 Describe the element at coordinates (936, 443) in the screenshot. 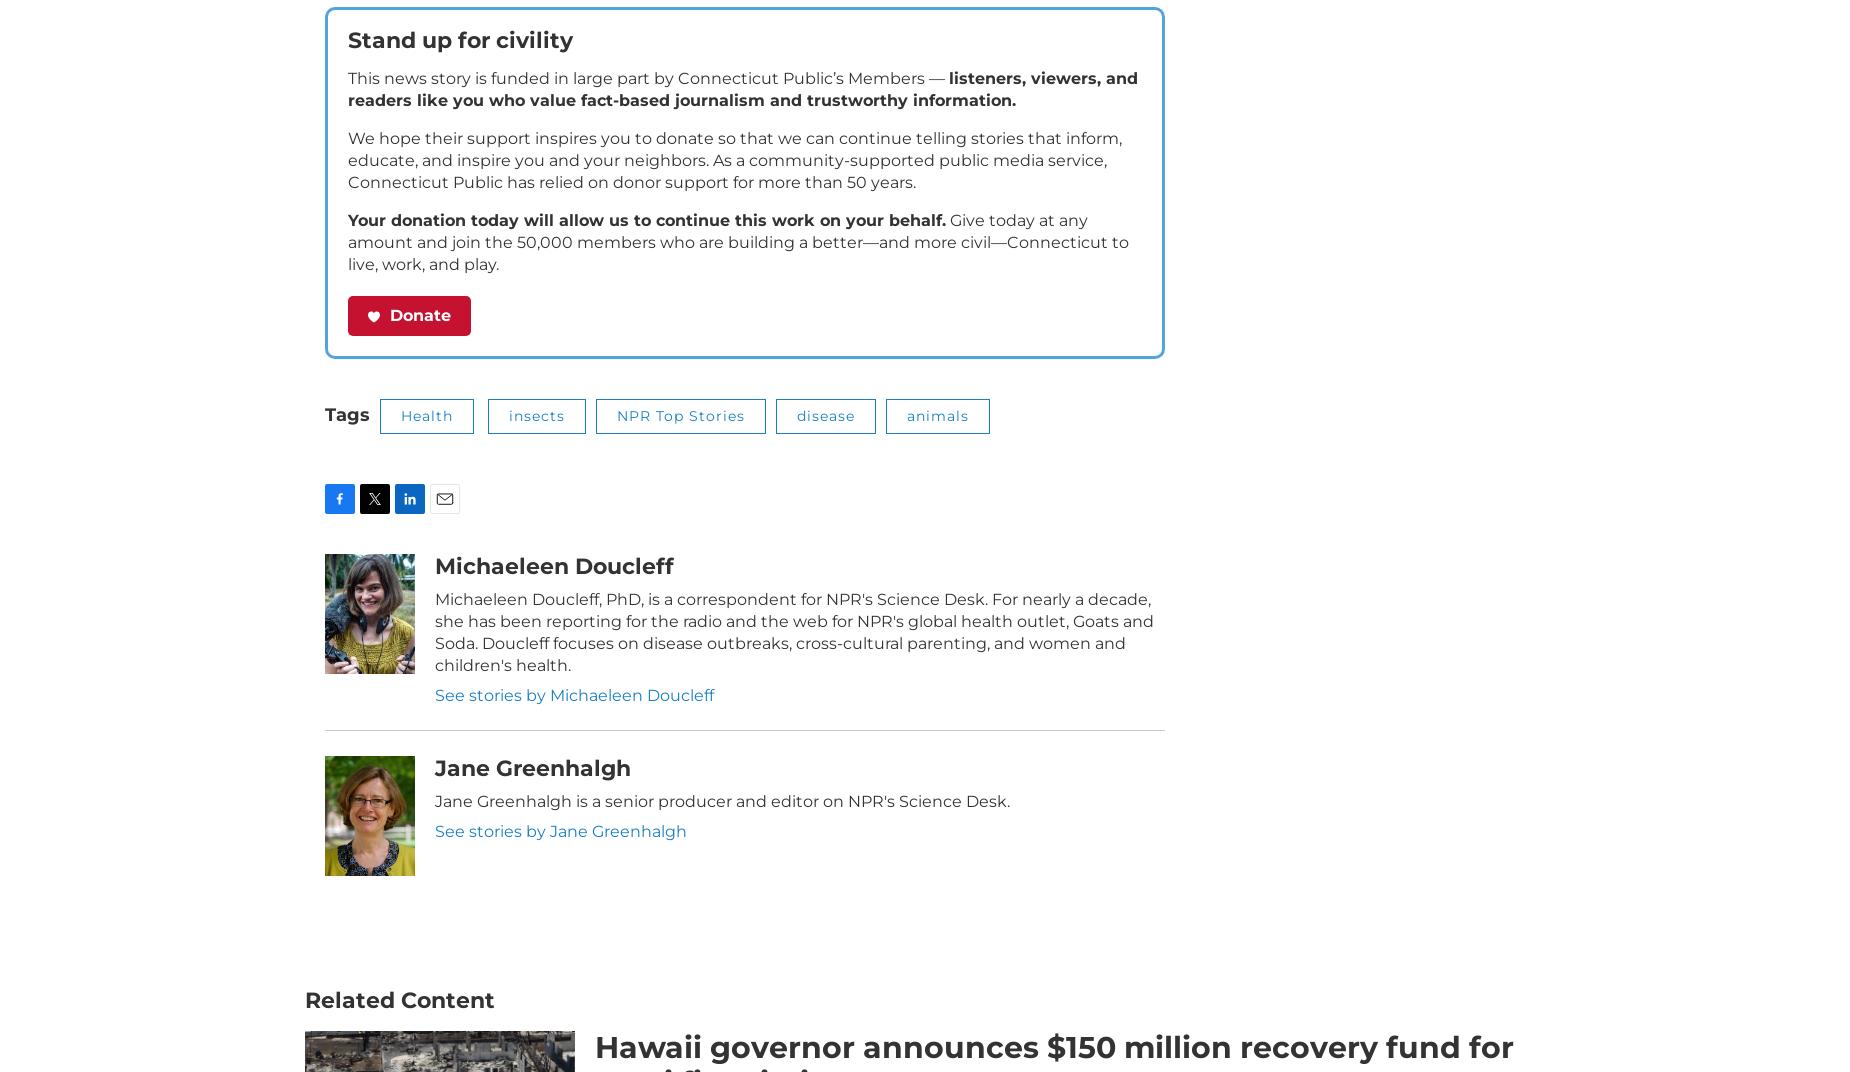

I see `'animals'` at that location.